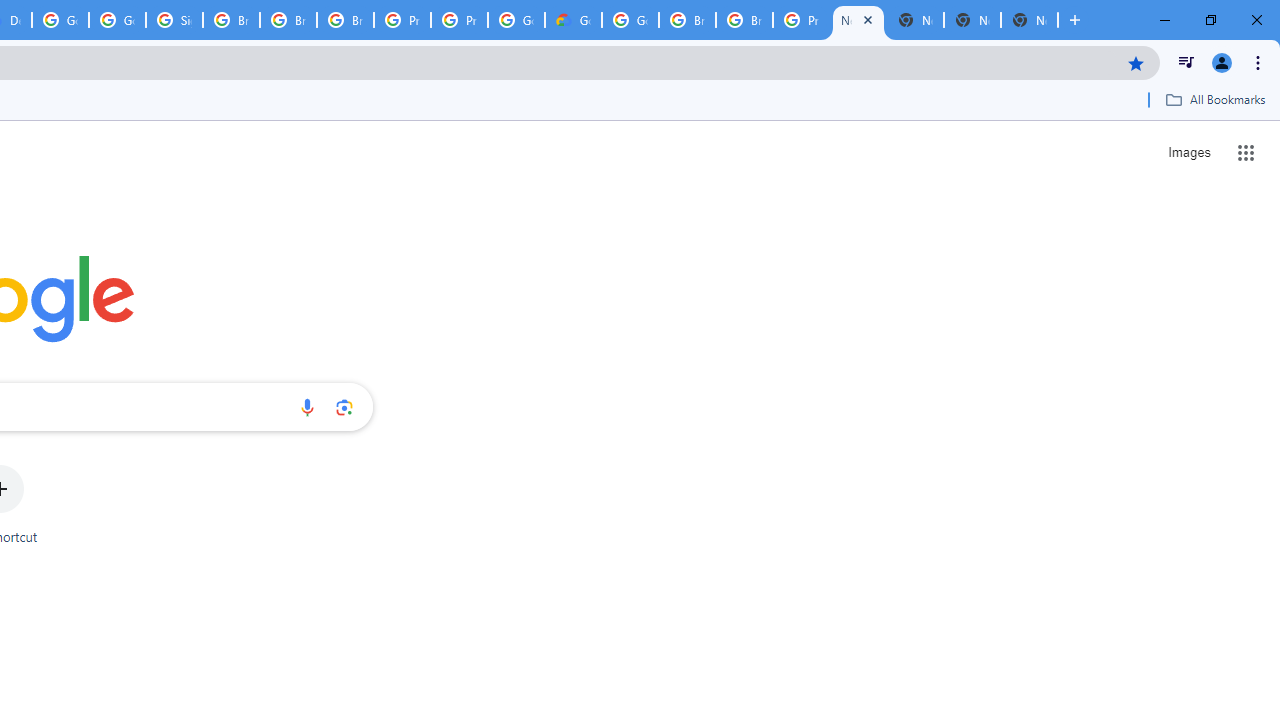  What do you see at coordinates (306, 406) in the screenshot?
I see `'Search by voice'` at bounding box center [306, 406].